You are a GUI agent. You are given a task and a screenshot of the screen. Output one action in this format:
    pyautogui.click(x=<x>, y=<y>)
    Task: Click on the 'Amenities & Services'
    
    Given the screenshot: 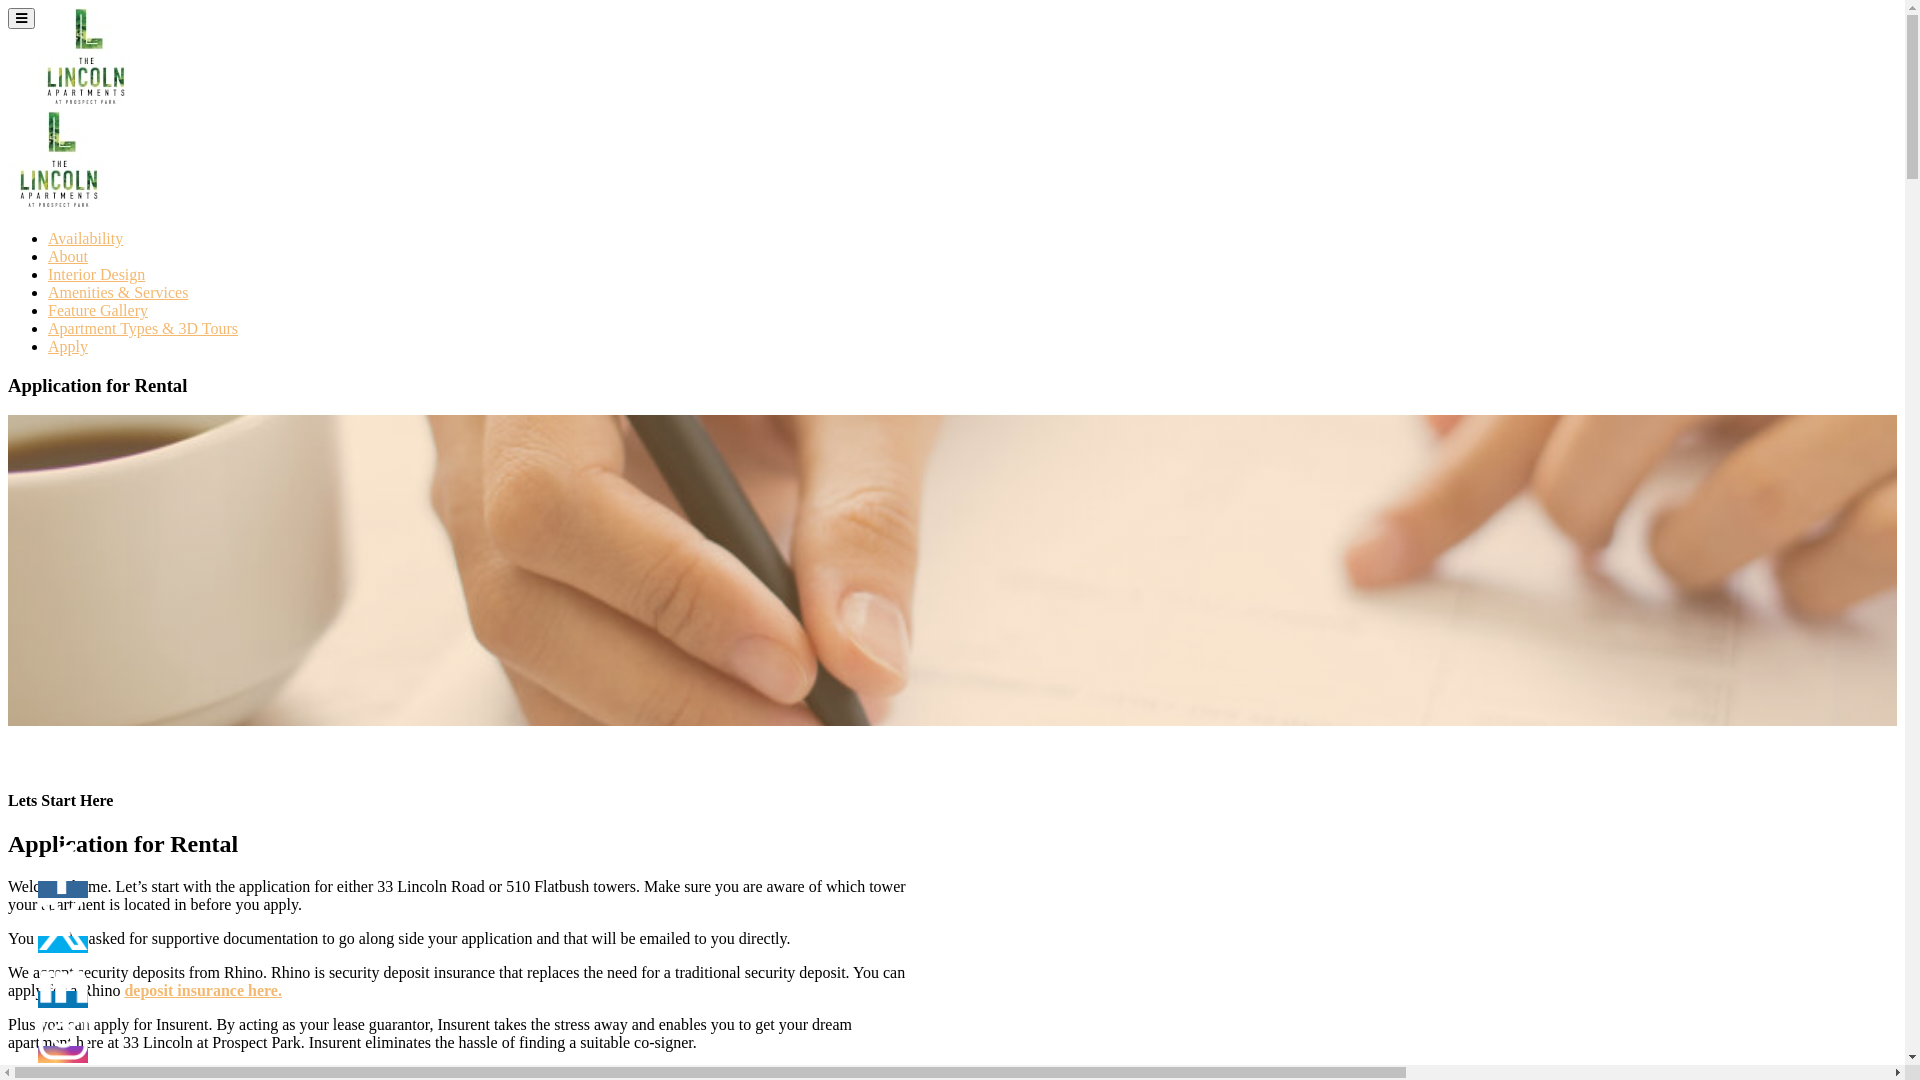 What is the action you would take?
    pyautogui.click(x=117, y=292)
    